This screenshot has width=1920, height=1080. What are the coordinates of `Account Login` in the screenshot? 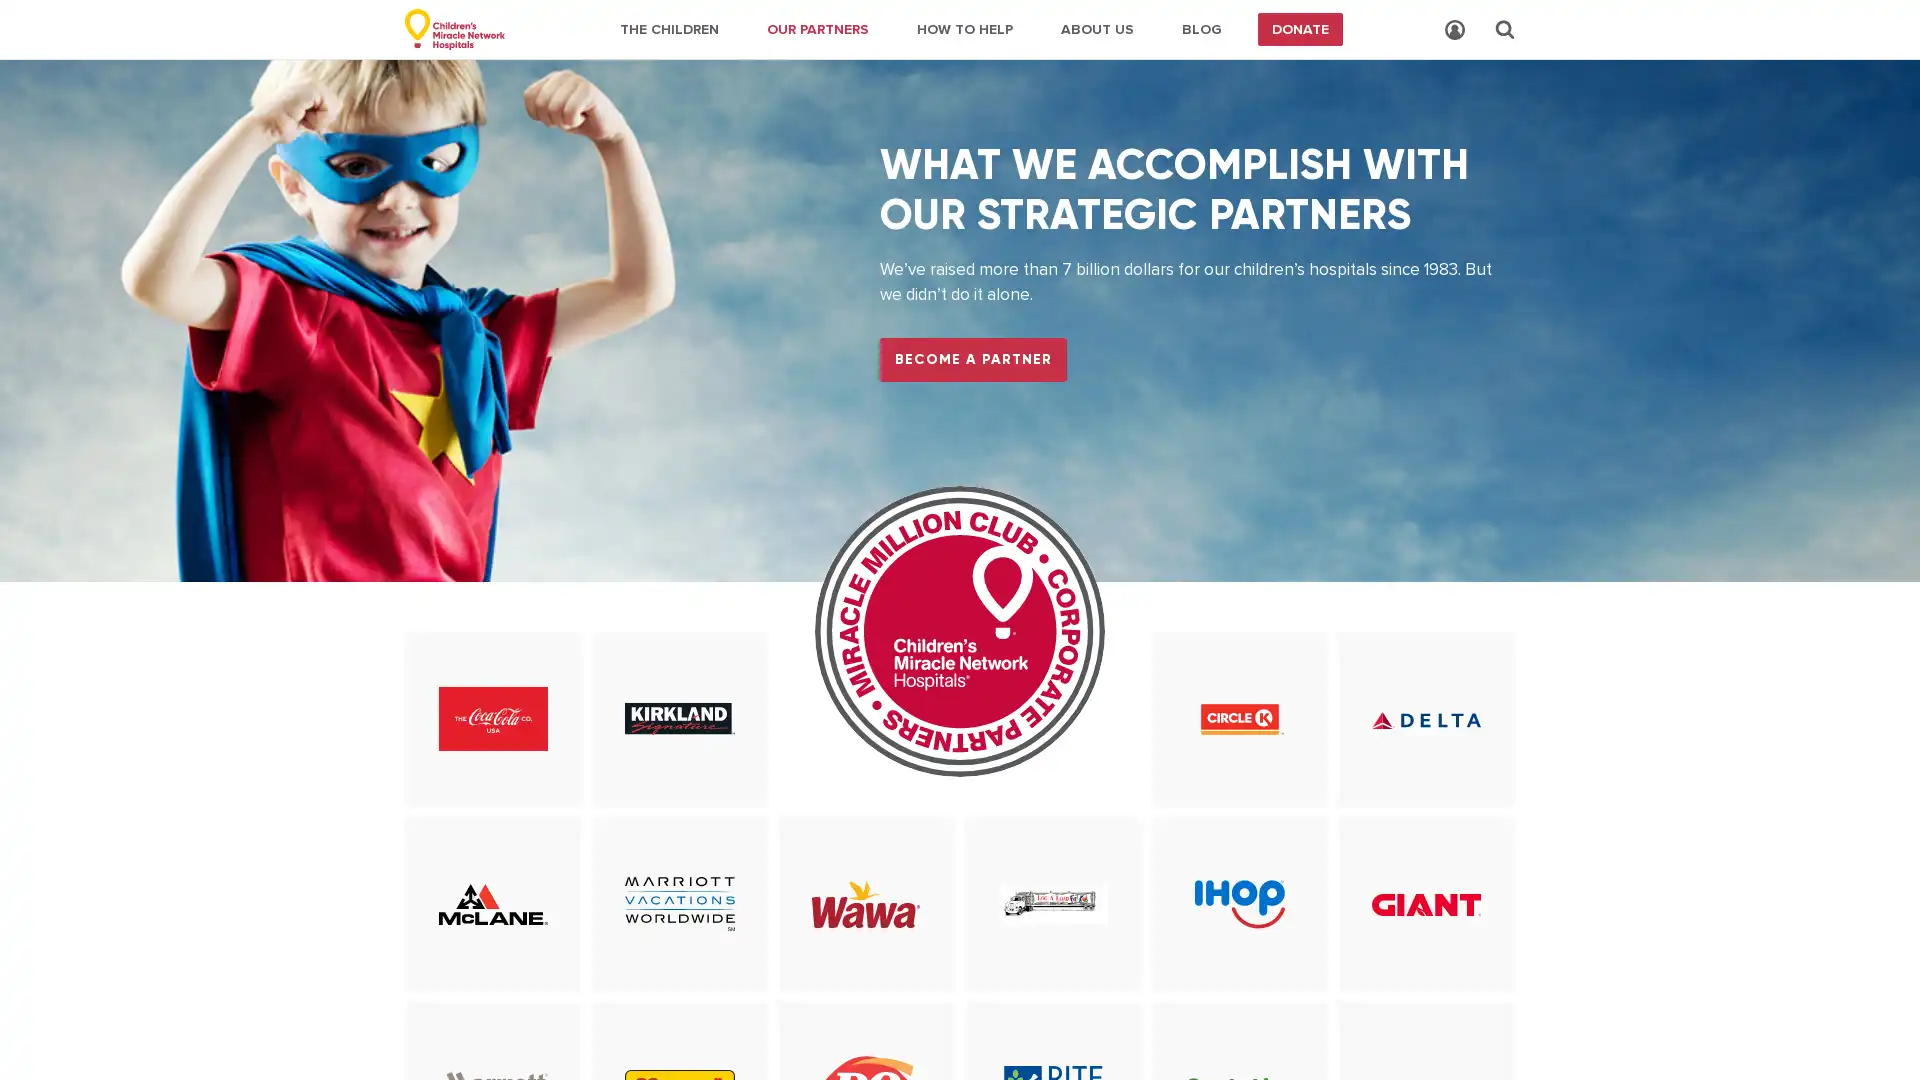 It's located at (1454, 30).